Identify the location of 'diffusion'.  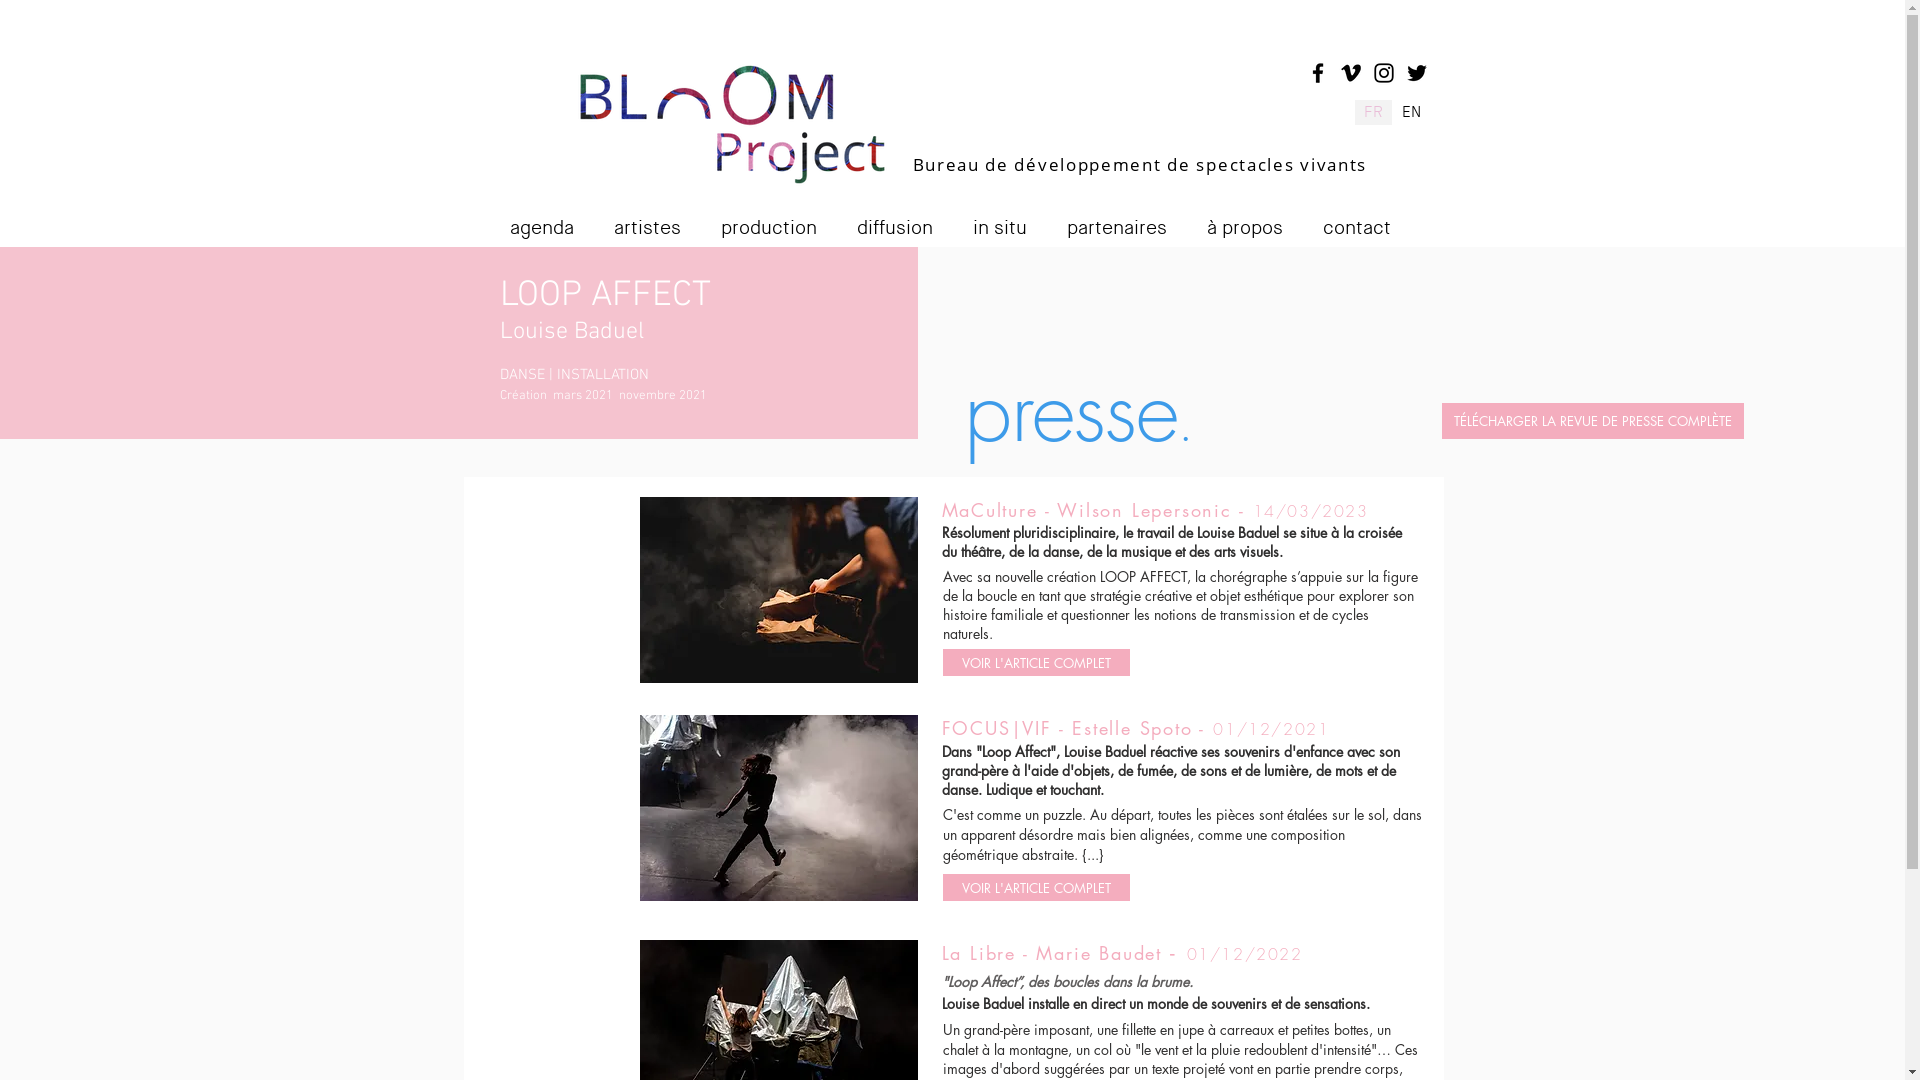
(905, 219).